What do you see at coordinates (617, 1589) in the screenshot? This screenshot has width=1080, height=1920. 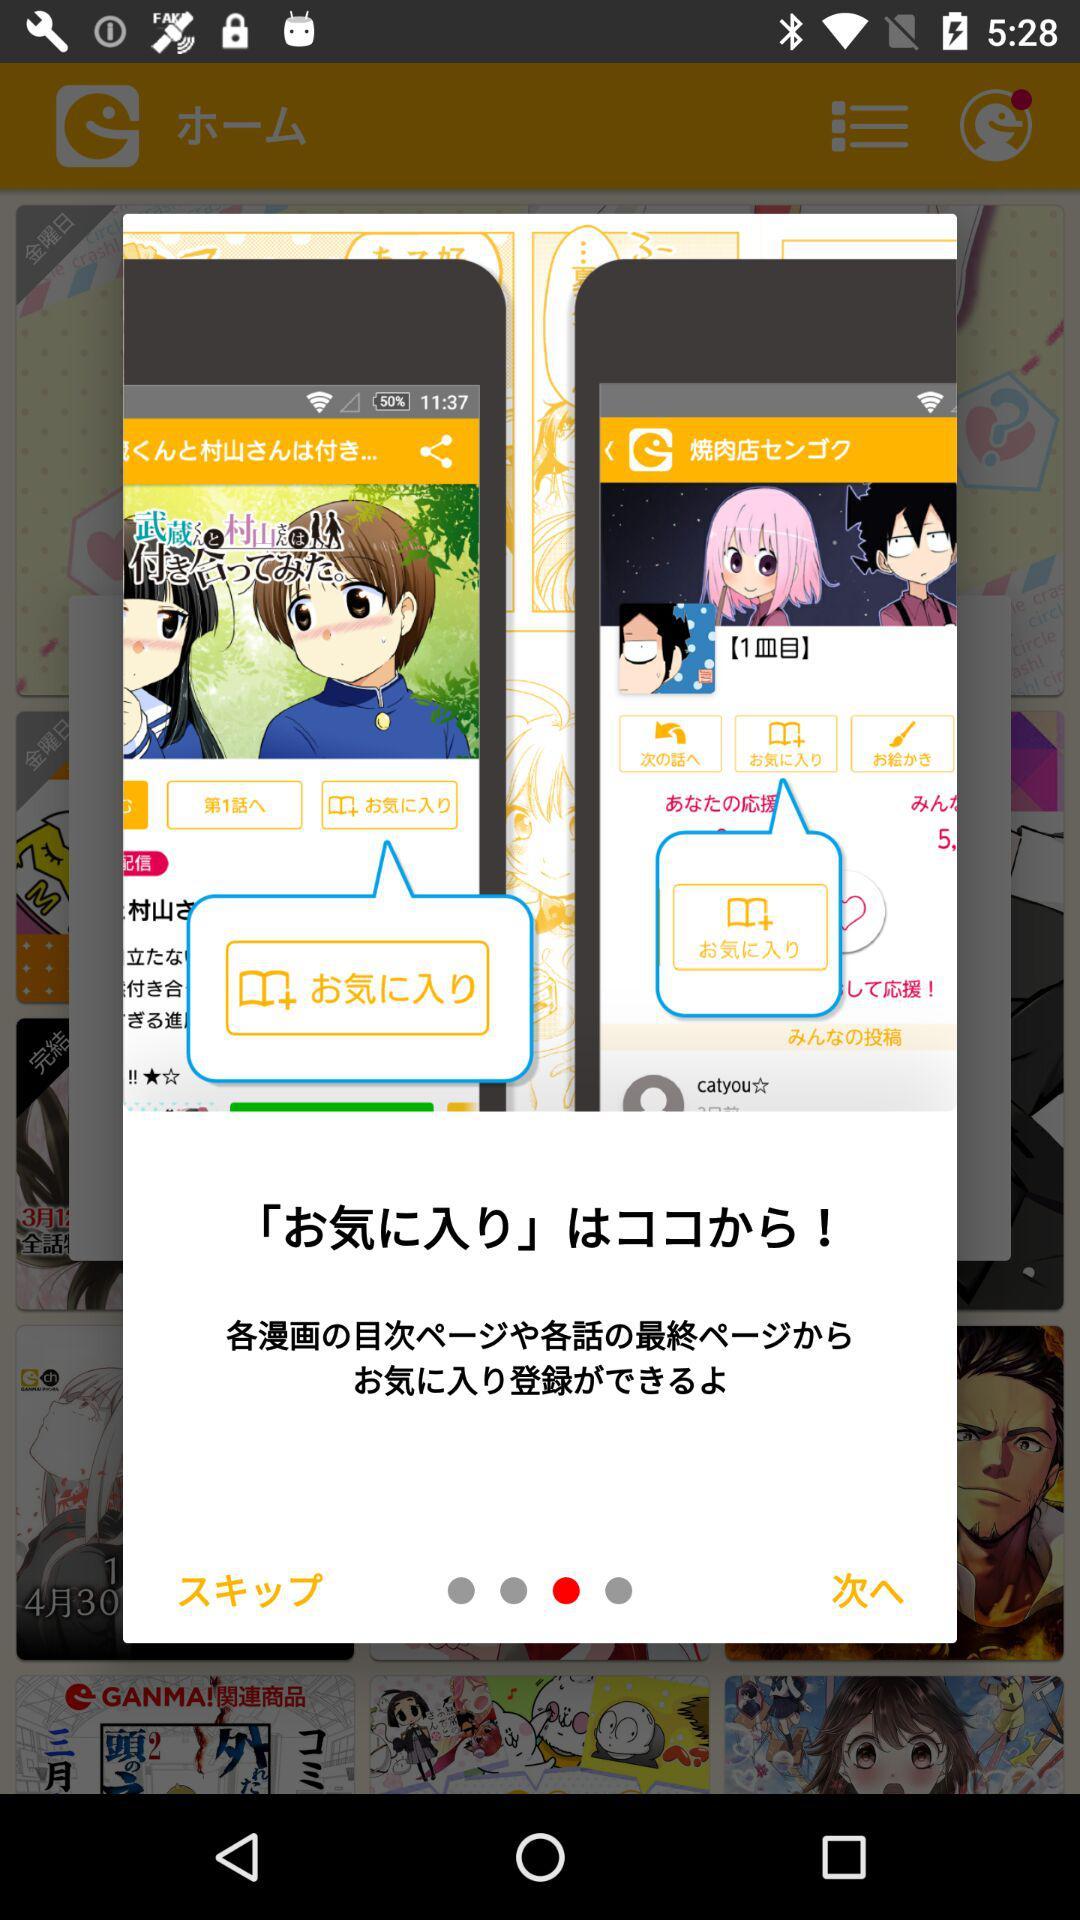 I see `next page` at bounding box center [617, 1589].